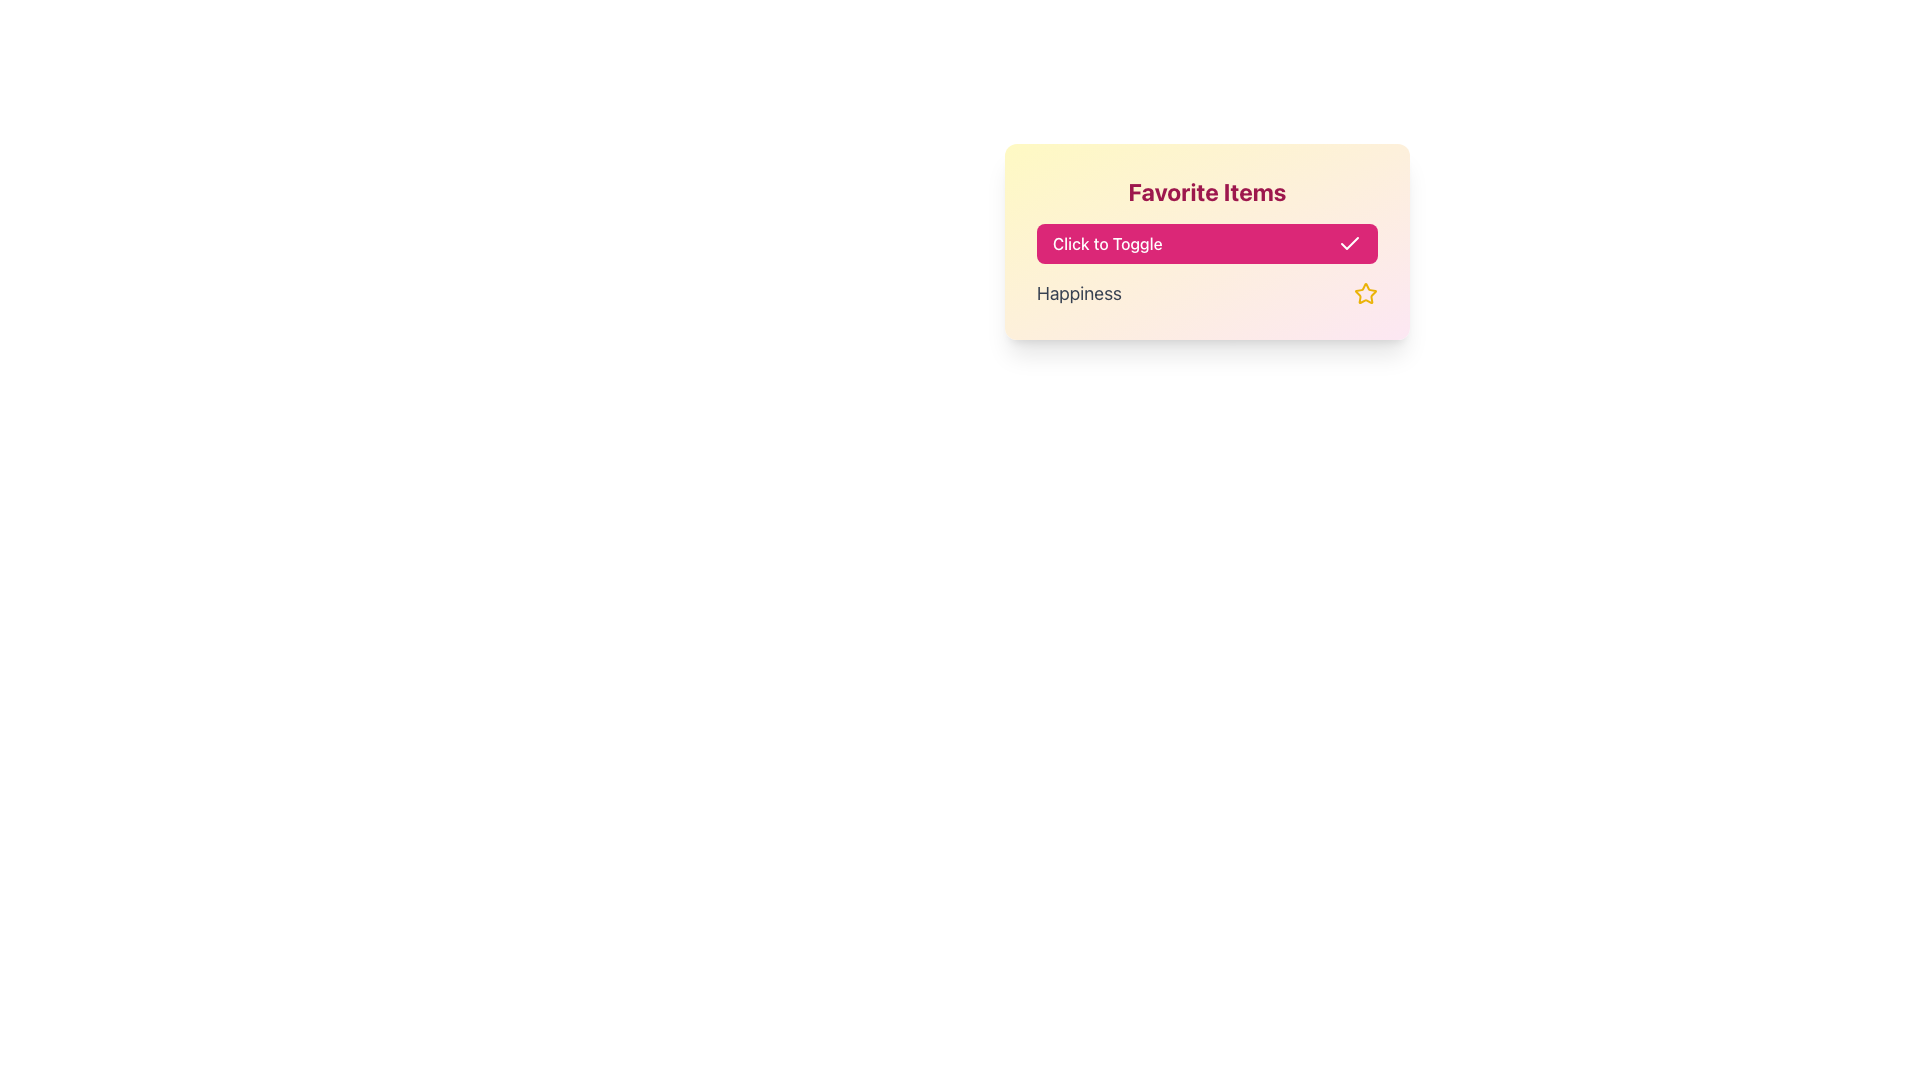  Describe the element at coordinates (1349, 242) in the screenshot. I see `the check icon styled in white with a rounded stroke located within a pink button next to the text 'Click` at that location.